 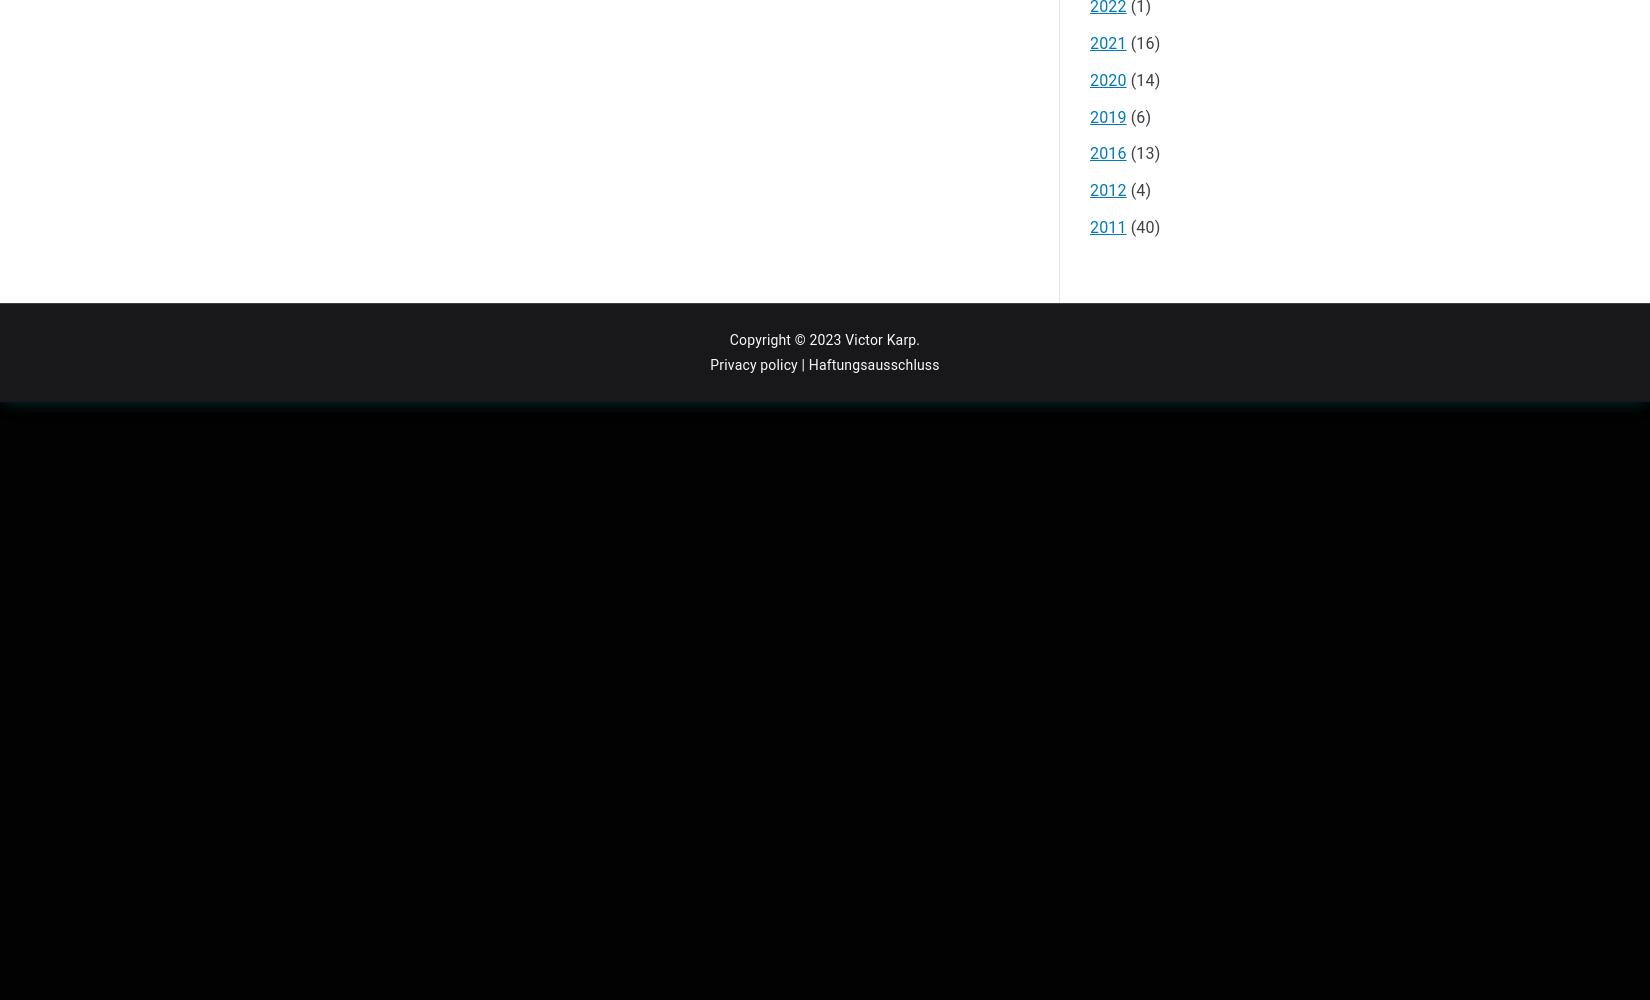 I want to click on 'Copyright © 2023 Victor Karp.', so click(x=727, y=338).